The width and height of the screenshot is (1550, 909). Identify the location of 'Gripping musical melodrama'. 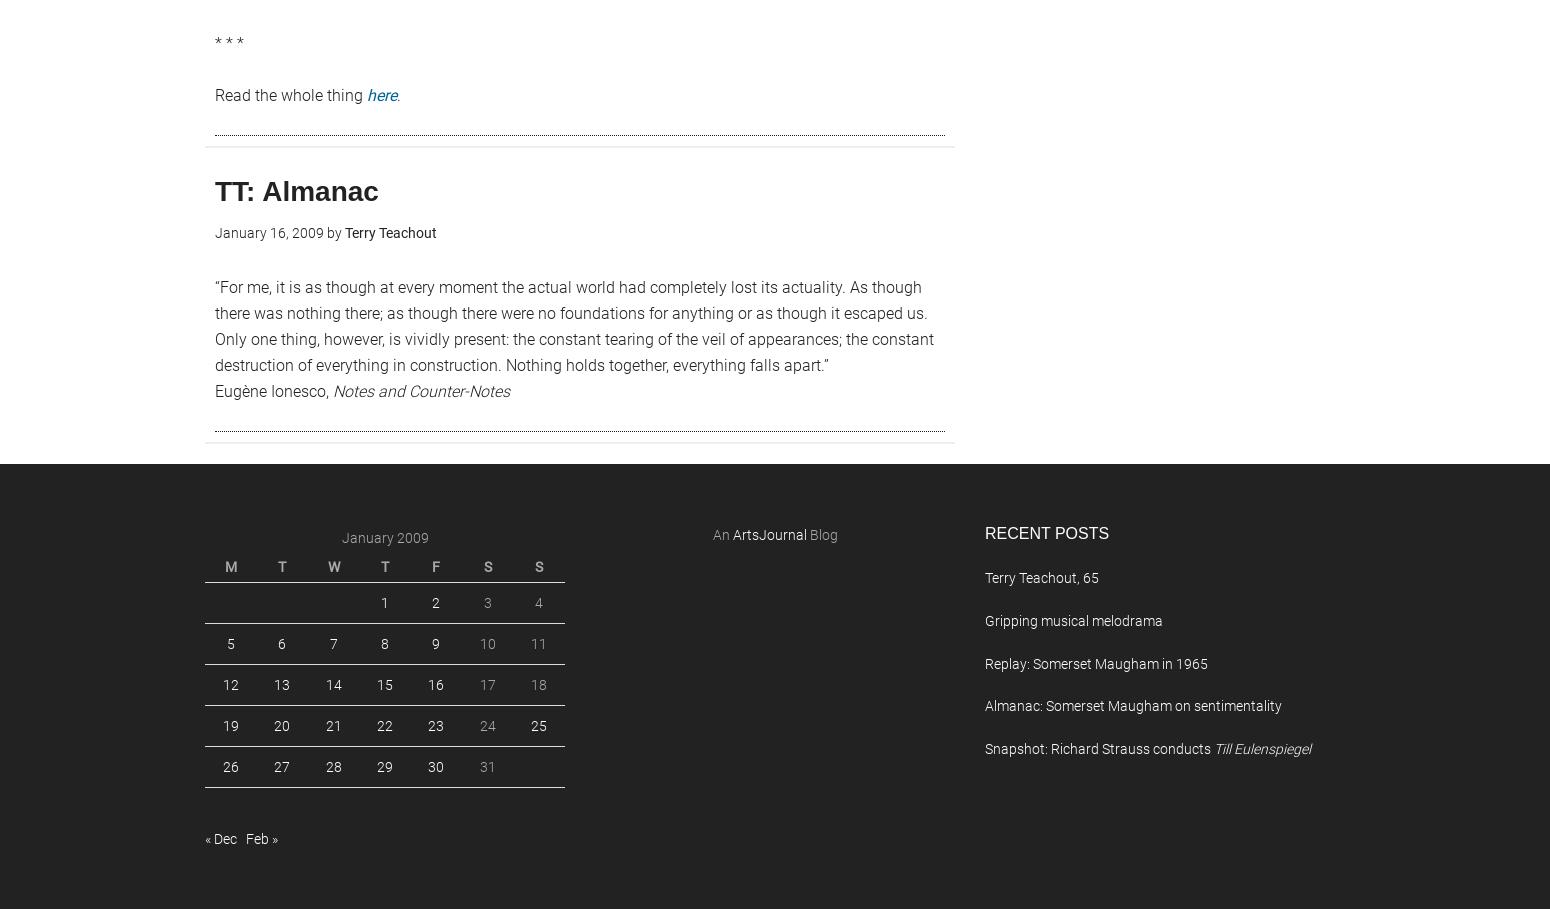
(1073, 620).